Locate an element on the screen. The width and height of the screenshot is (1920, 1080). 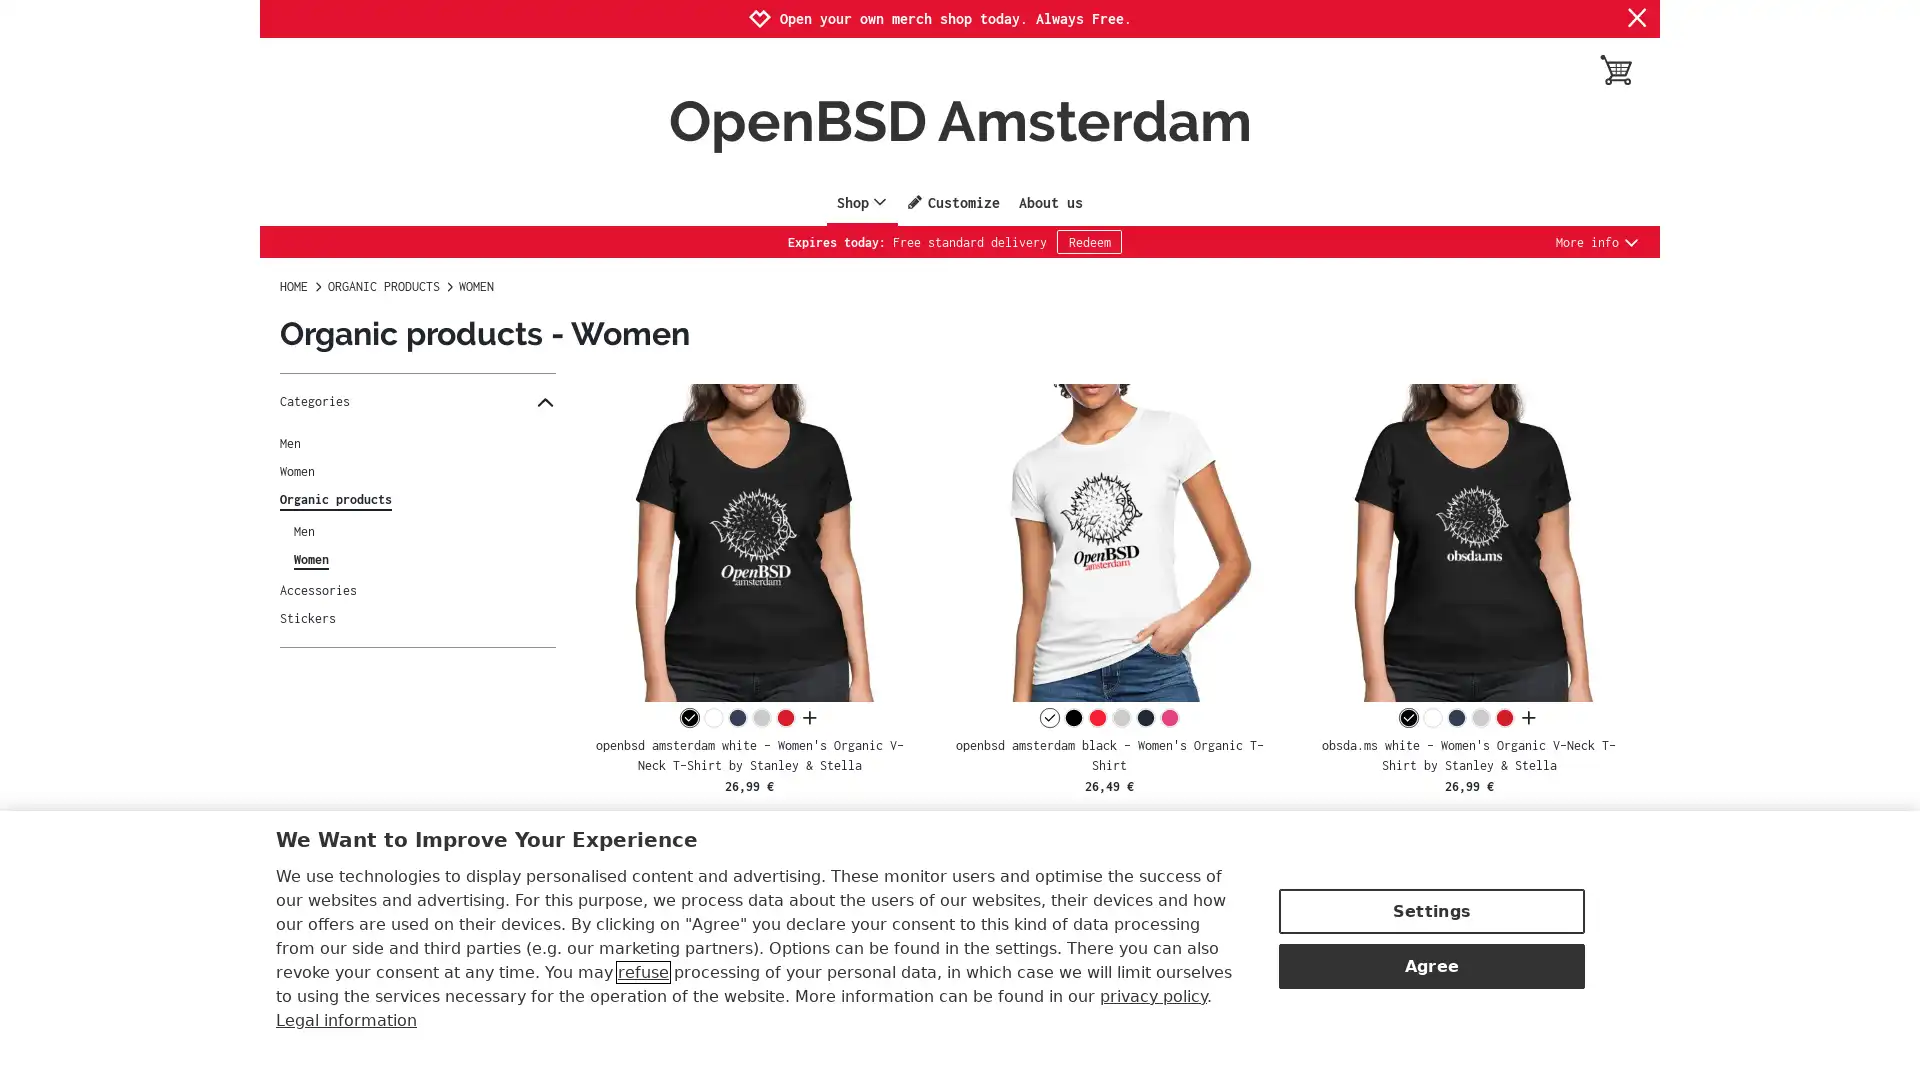
Redeem is located at coordinates (1088, 241).